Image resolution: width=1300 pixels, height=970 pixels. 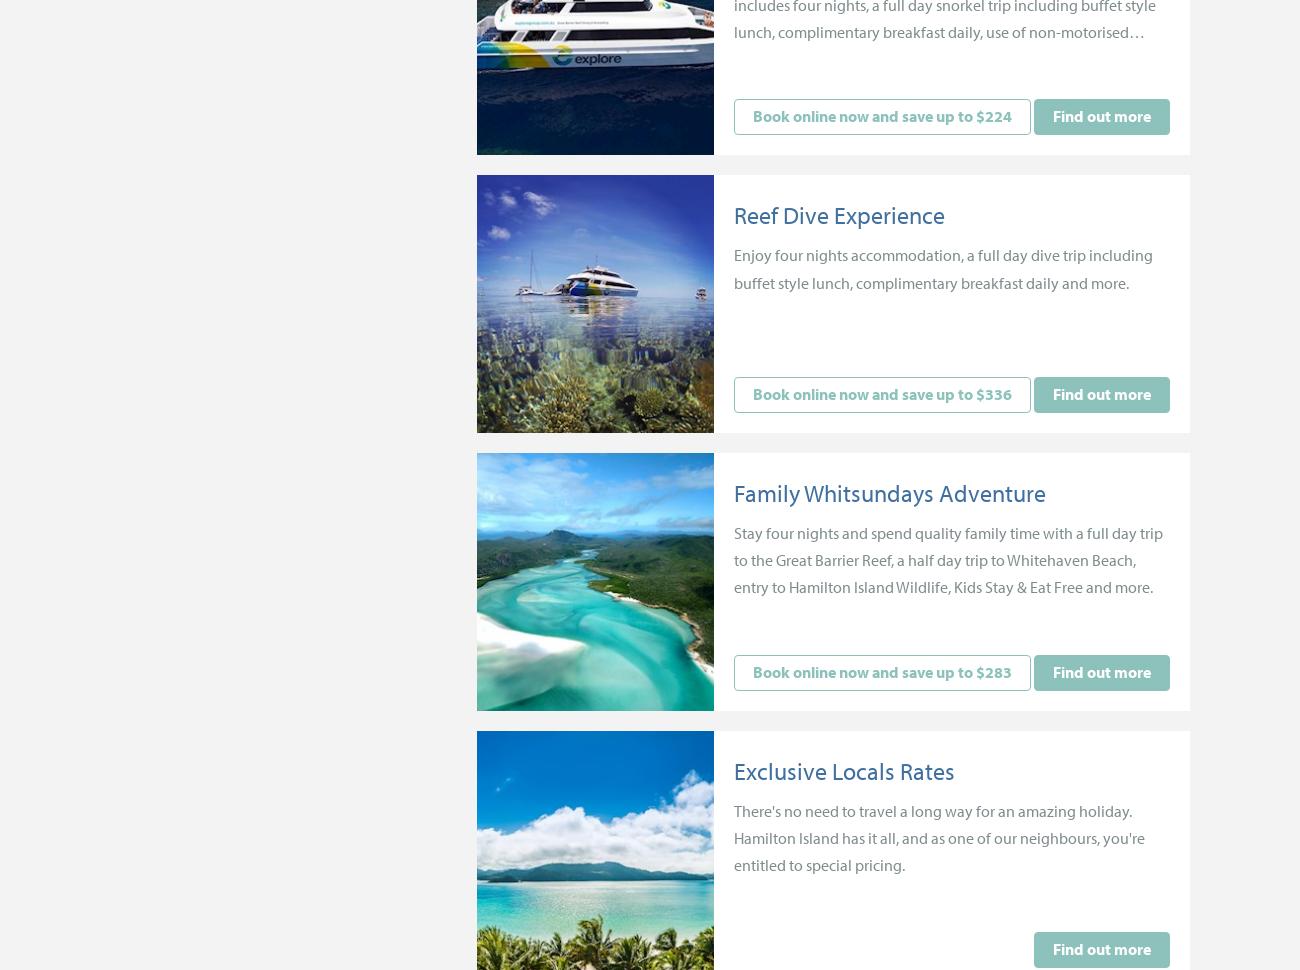 I want to click on 'Enjoy four nights accommodation, a full day dive trip including buffet style lunch, complimentary breakfast daily and more.', so click(x=943, y=267).